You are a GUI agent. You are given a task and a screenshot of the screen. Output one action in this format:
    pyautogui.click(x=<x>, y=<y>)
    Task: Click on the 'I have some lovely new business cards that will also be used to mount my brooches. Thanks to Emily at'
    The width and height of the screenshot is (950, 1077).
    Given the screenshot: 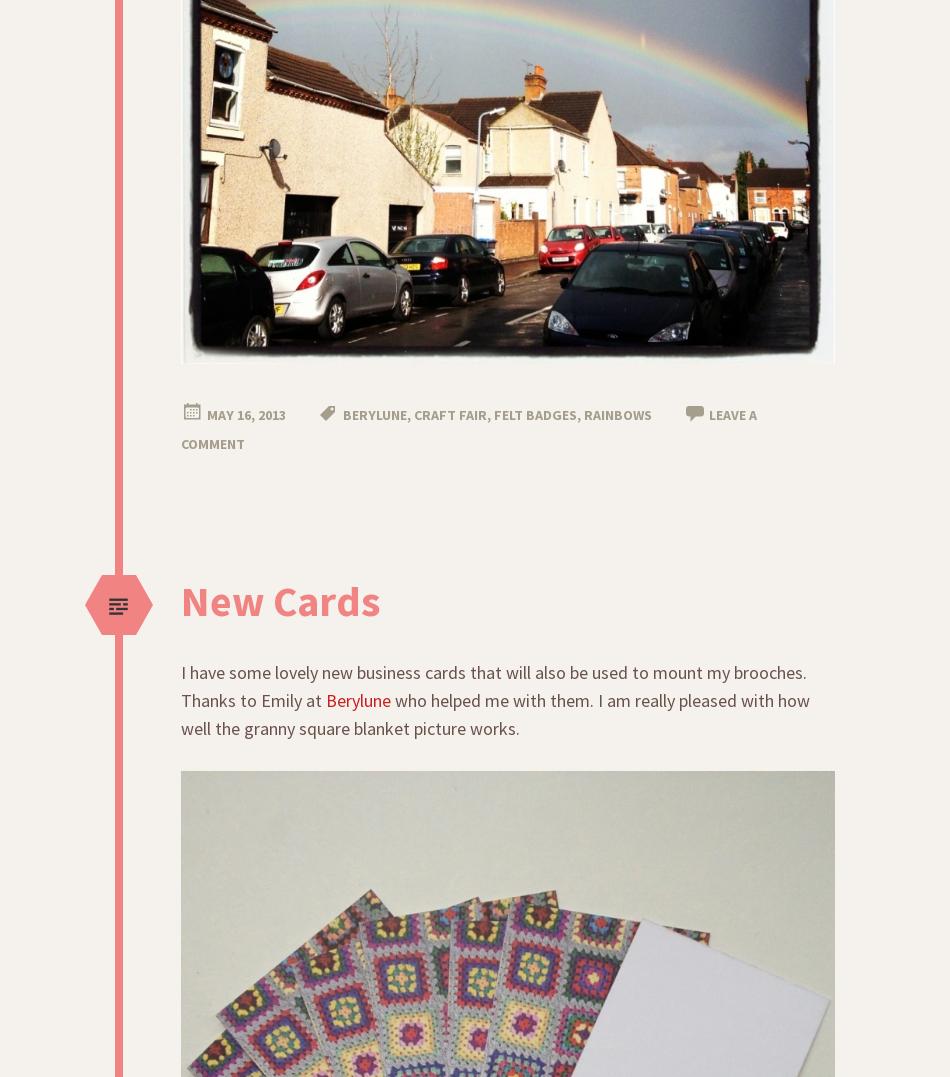 What is the action you would take?
    pyautogui.click(x=494, y=684)
    